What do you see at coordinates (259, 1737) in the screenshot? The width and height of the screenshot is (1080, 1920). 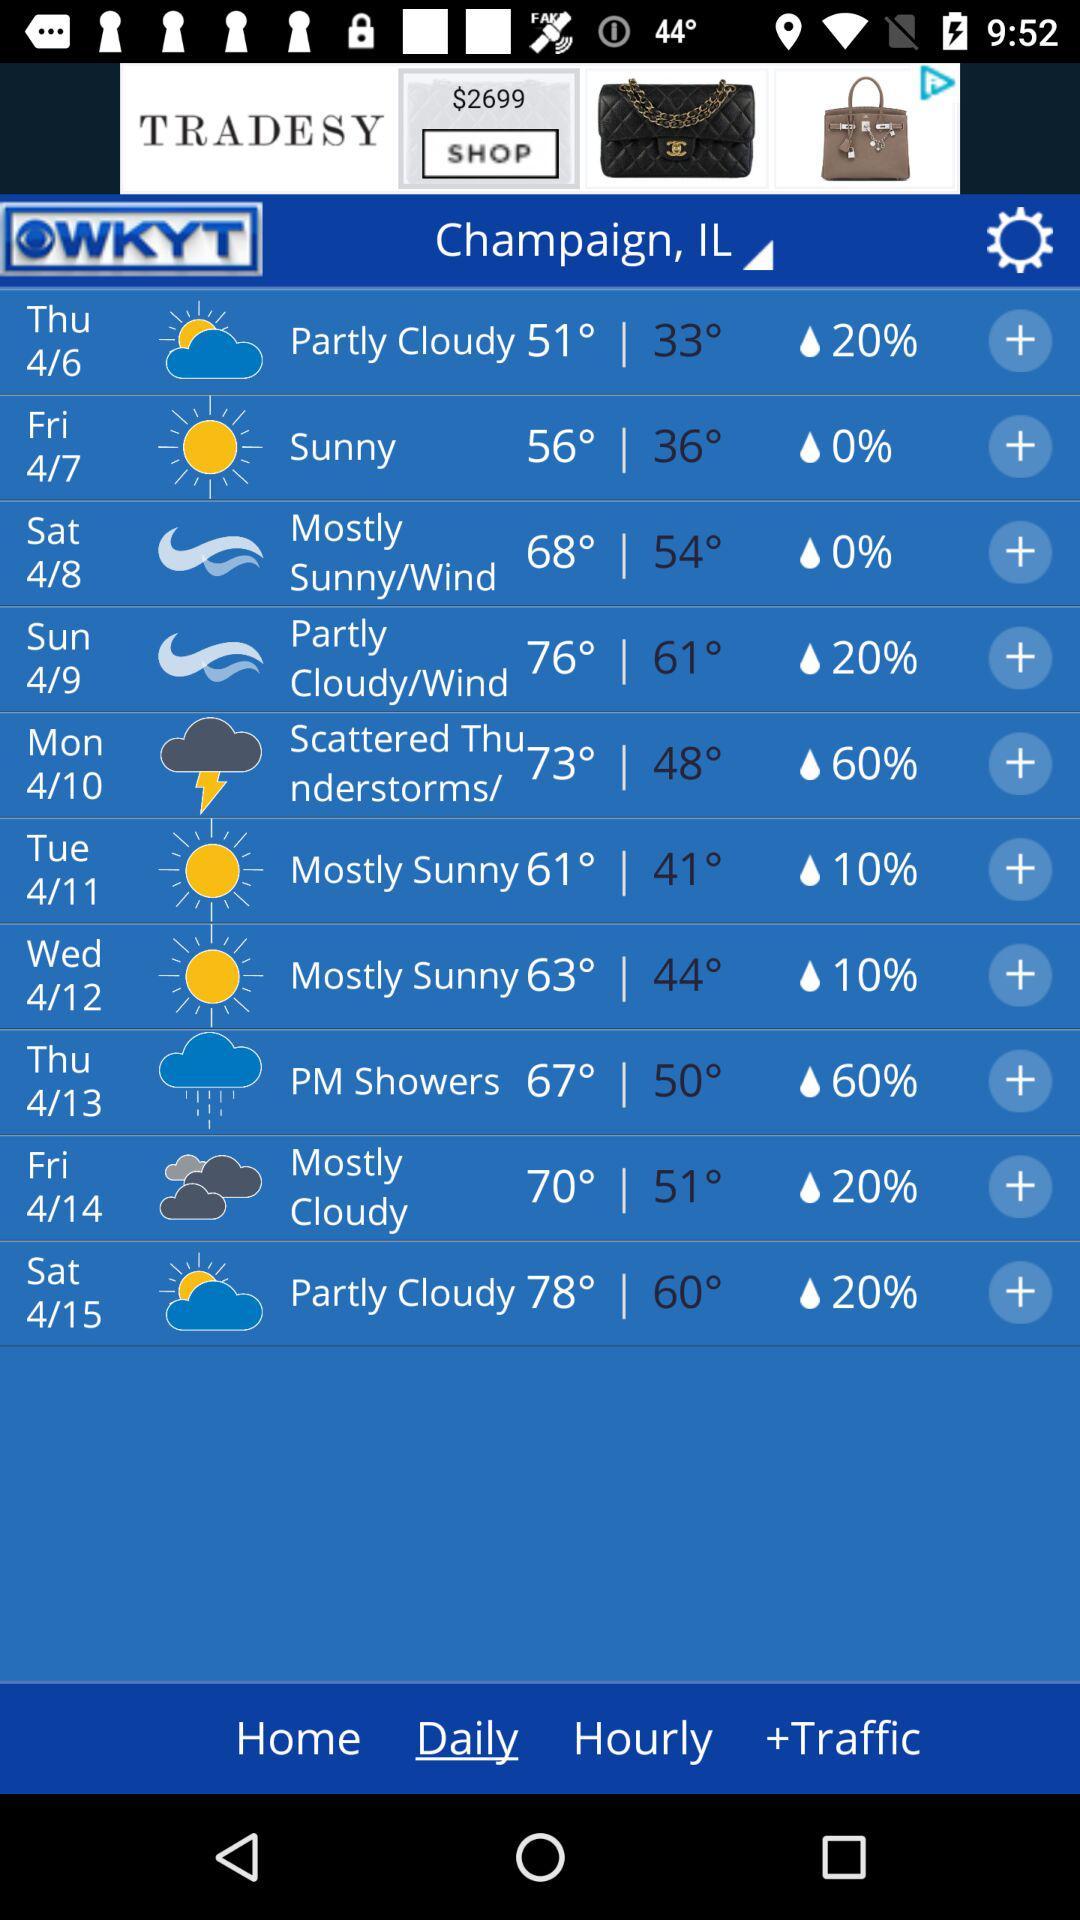 I see `home option` at bounding box center [259, 1737].